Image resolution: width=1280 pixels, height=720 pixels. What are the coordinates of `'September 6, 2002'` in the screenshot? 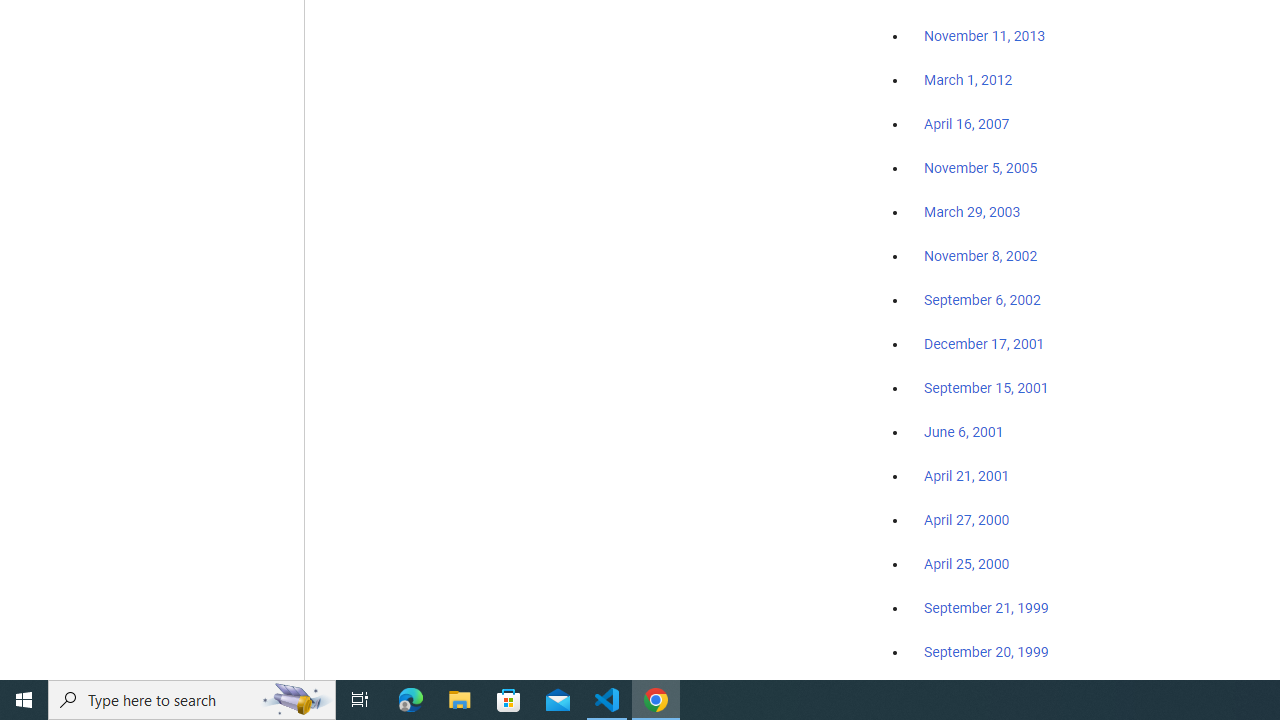 It's located at (982, 299).